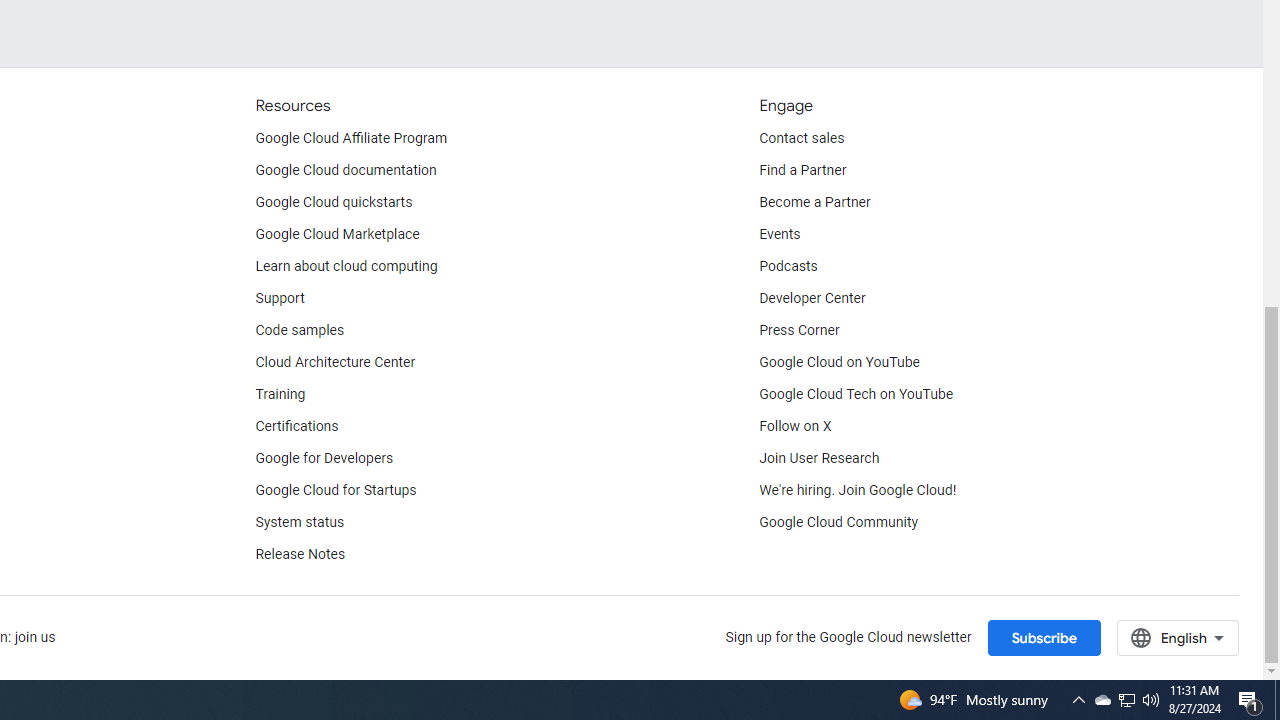 This screenshot has width=1280, height=720. What do you see at coordinates (334, 203) in the screenshot?
I see `'Google Cloud quickstarts'` at bounding box center [334, 203].